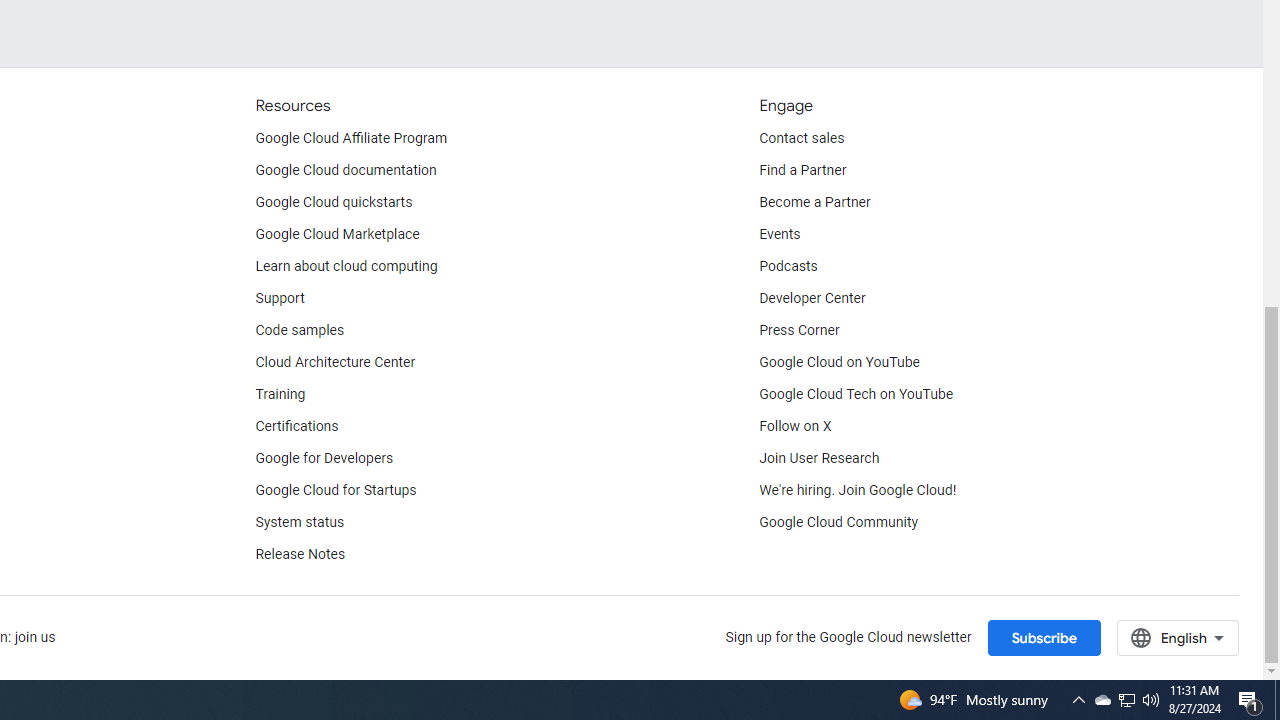 This screenshot has width=1280, height=720. What do you see at coordinates (334, 203) in the screenshot?
I see `'Google Cloud quickstarts'` at bounding box center [334, 203].